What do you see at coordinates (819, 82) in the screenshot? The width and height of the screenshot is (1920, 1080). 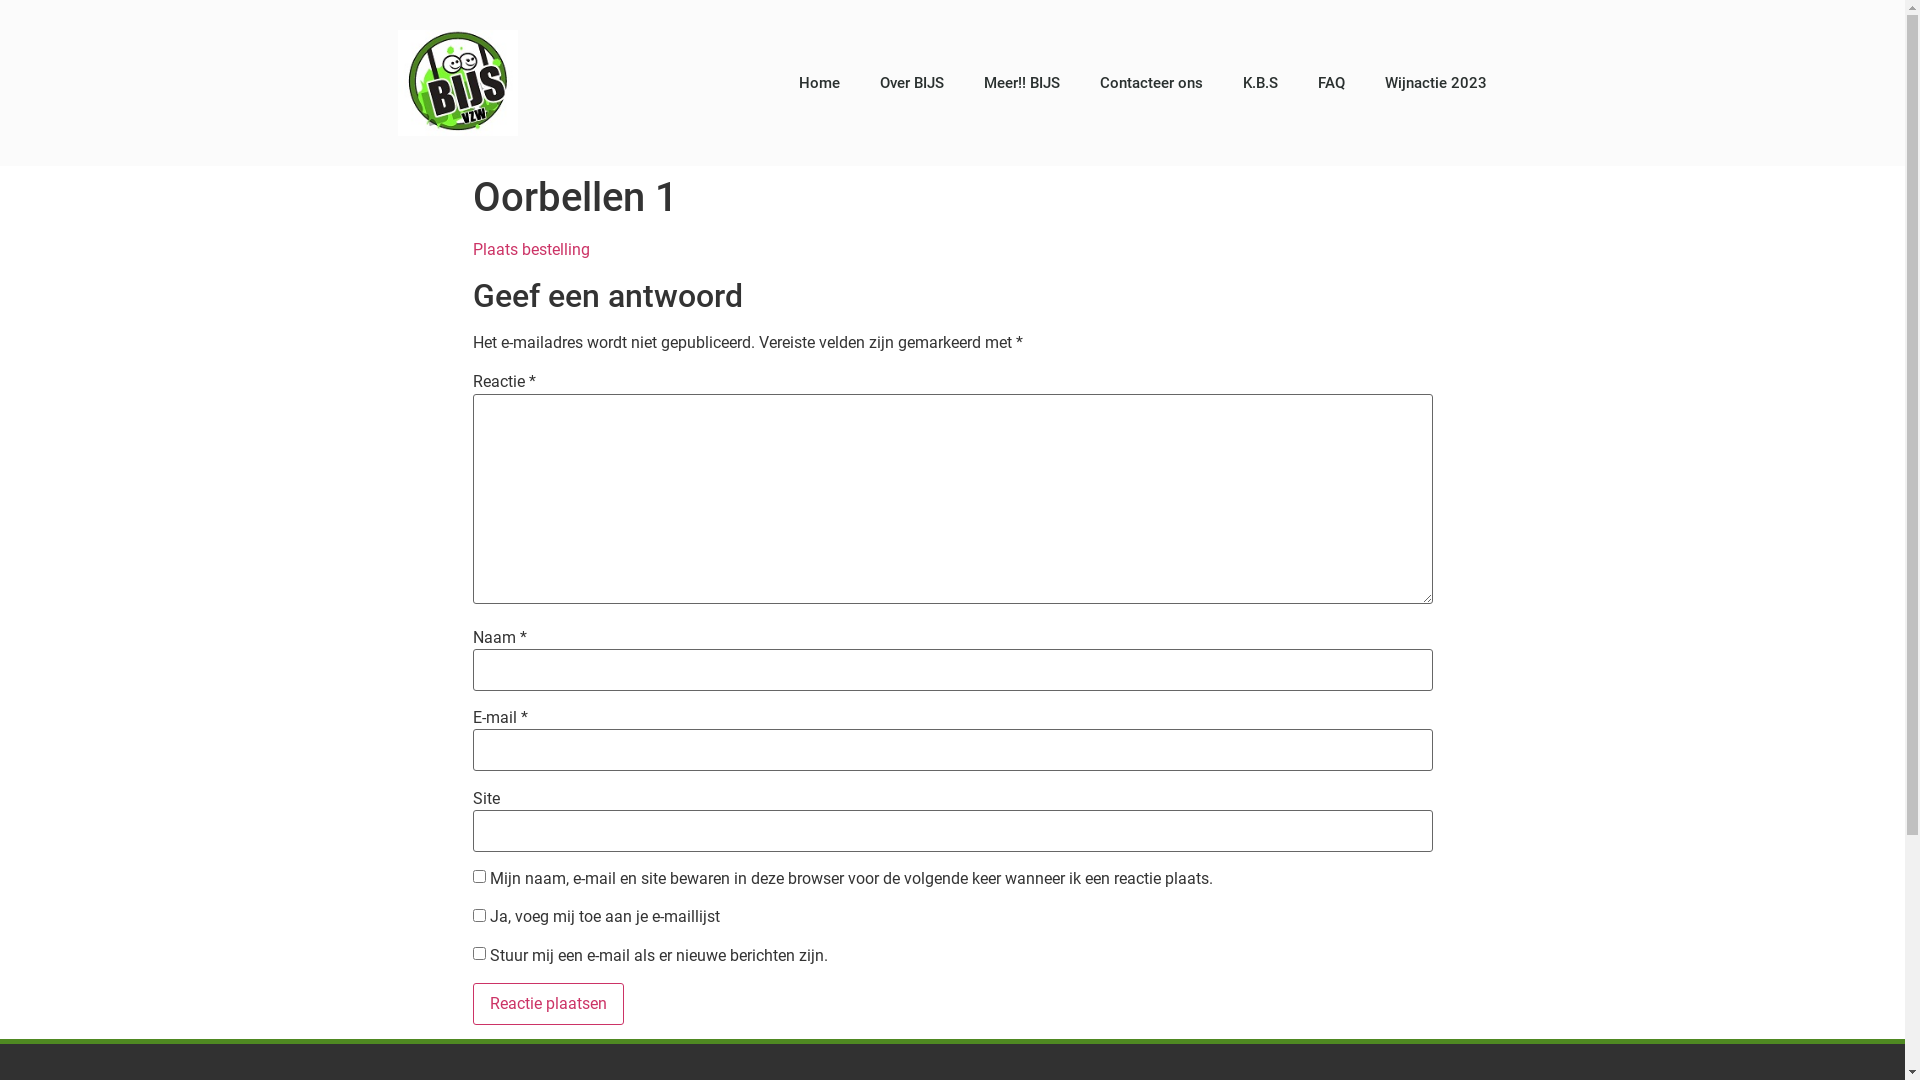 I see `'Home'` at bounding box center [819, 82].